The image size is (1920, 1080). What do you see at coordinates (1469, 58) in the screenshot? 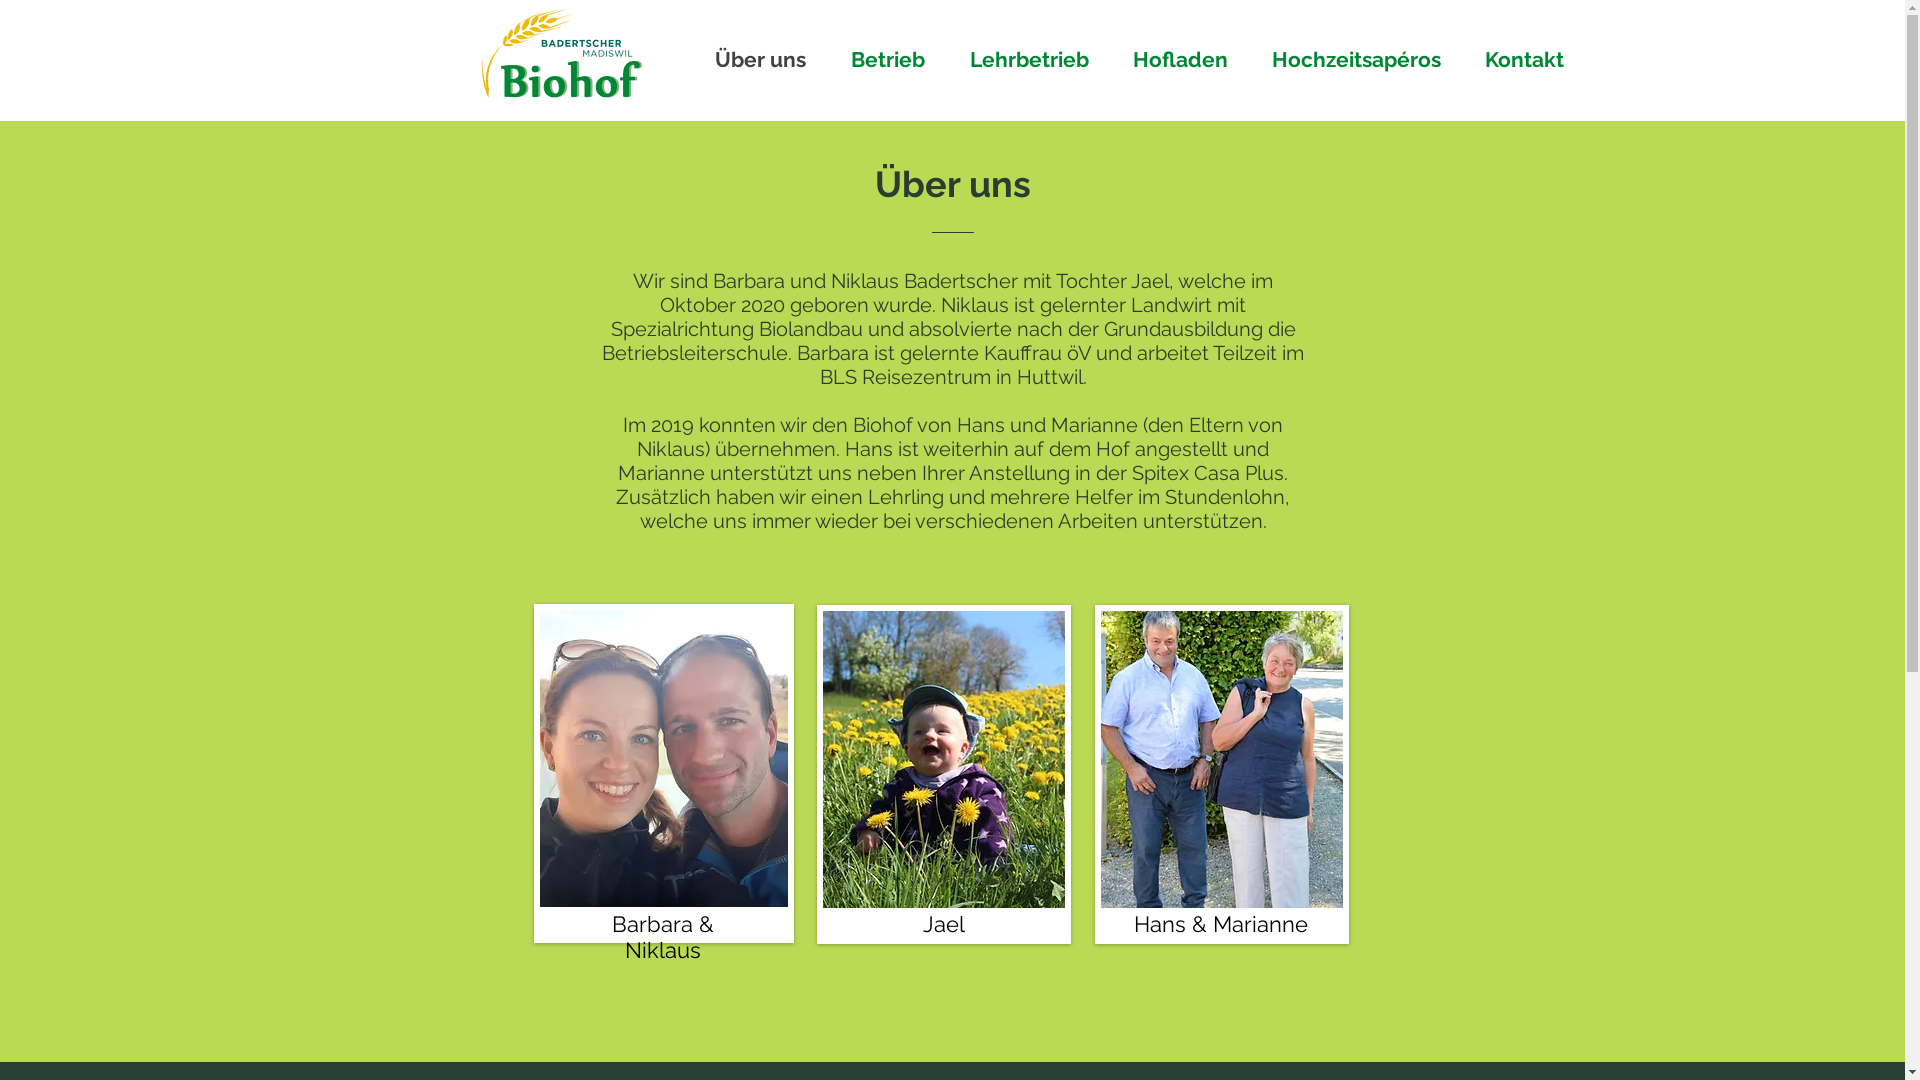
I see `'Kontakt'` at bounding box center [1469, 58].